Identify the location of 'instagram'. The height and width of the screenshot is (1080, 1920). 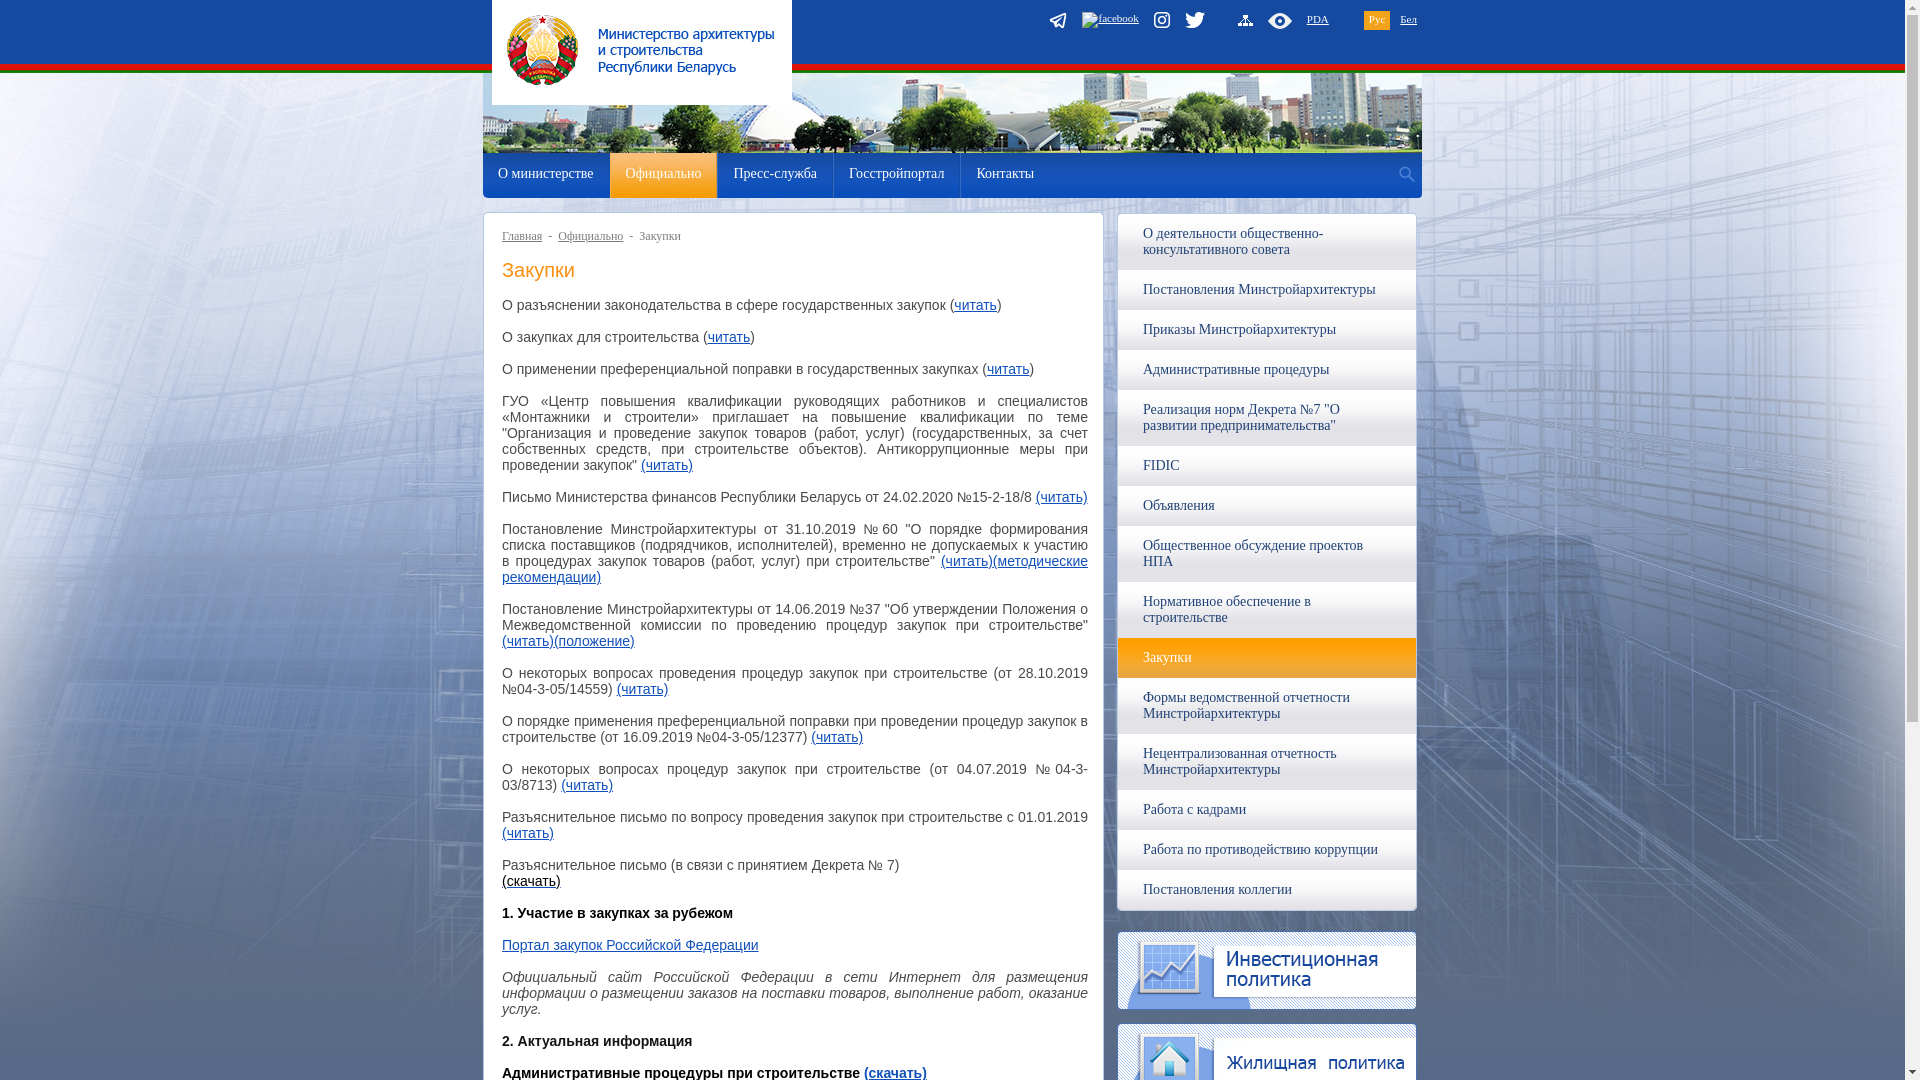
(1161, 20).